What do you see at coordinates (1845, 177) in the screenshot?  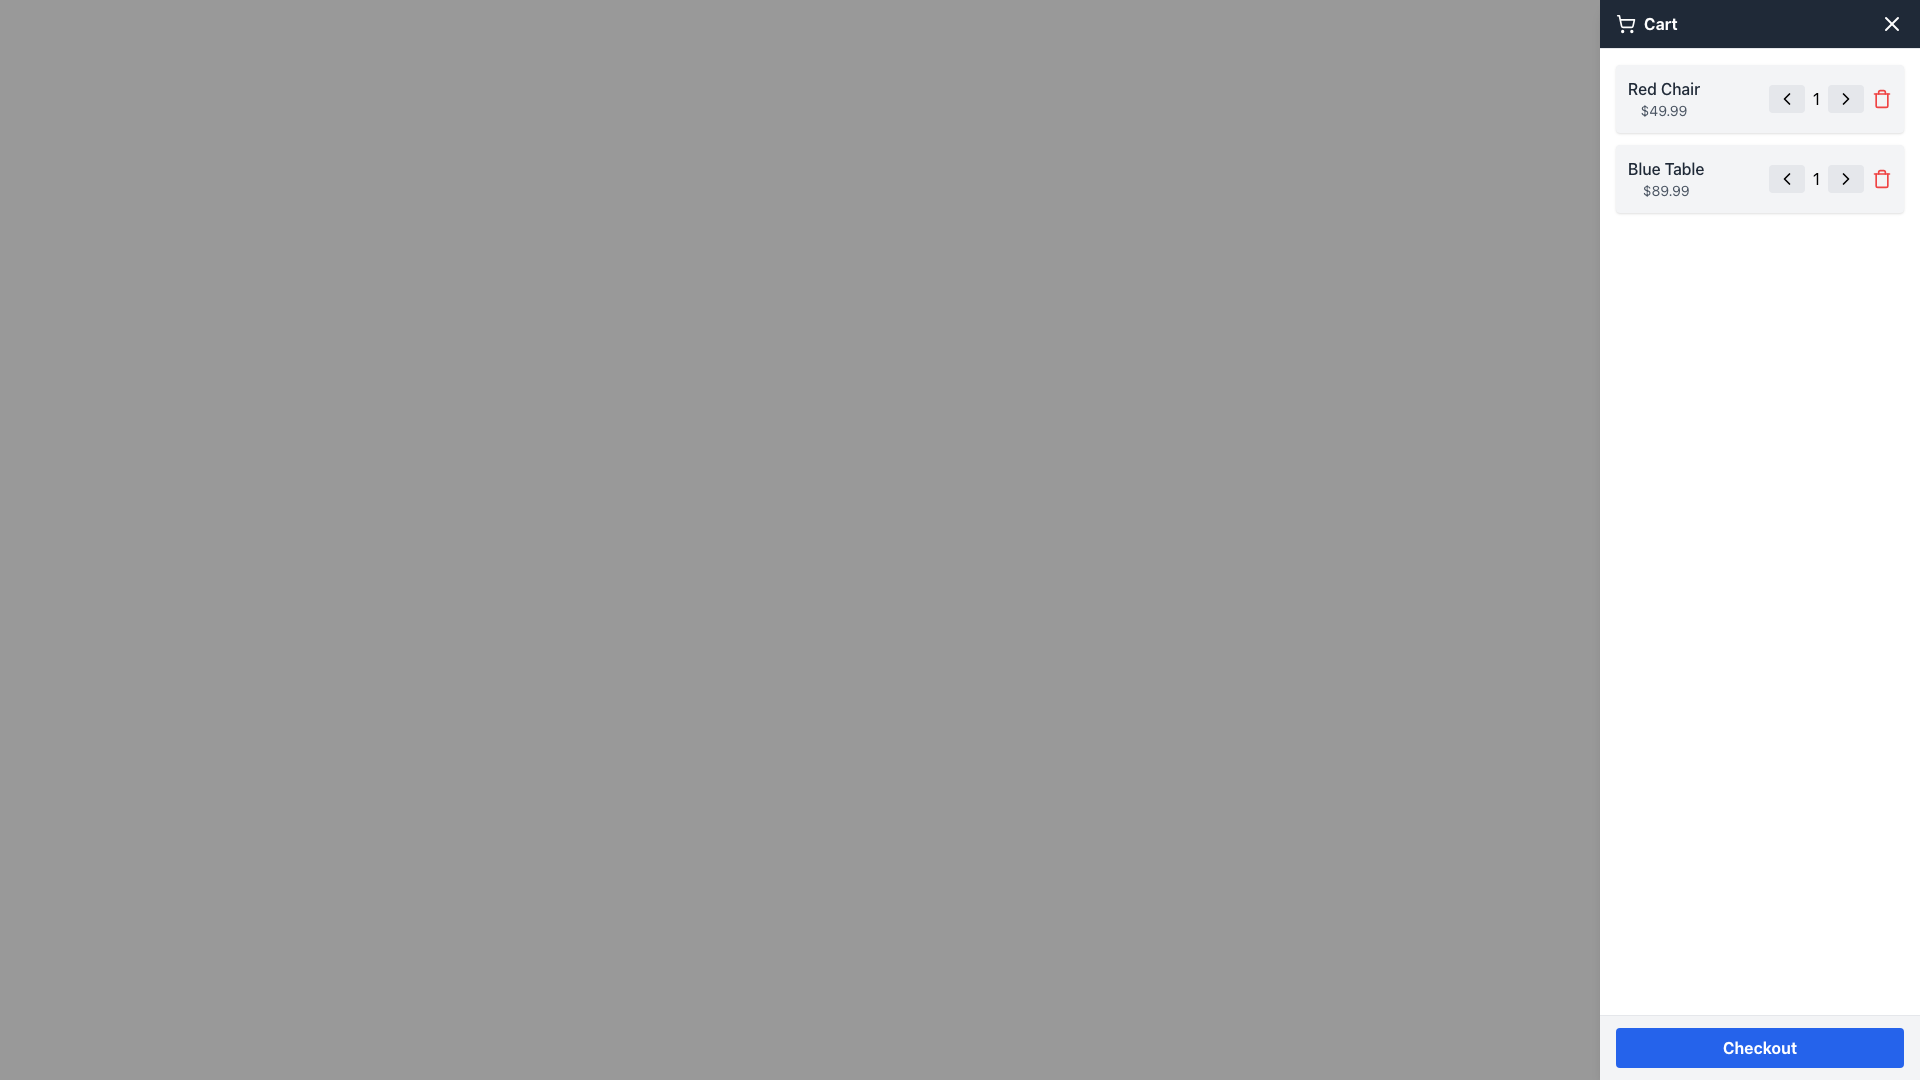 I see `the right-pointing chevron icon located in the second item of the cart list, adjacent to the quantity controls` at bounding box center [1845, 177].